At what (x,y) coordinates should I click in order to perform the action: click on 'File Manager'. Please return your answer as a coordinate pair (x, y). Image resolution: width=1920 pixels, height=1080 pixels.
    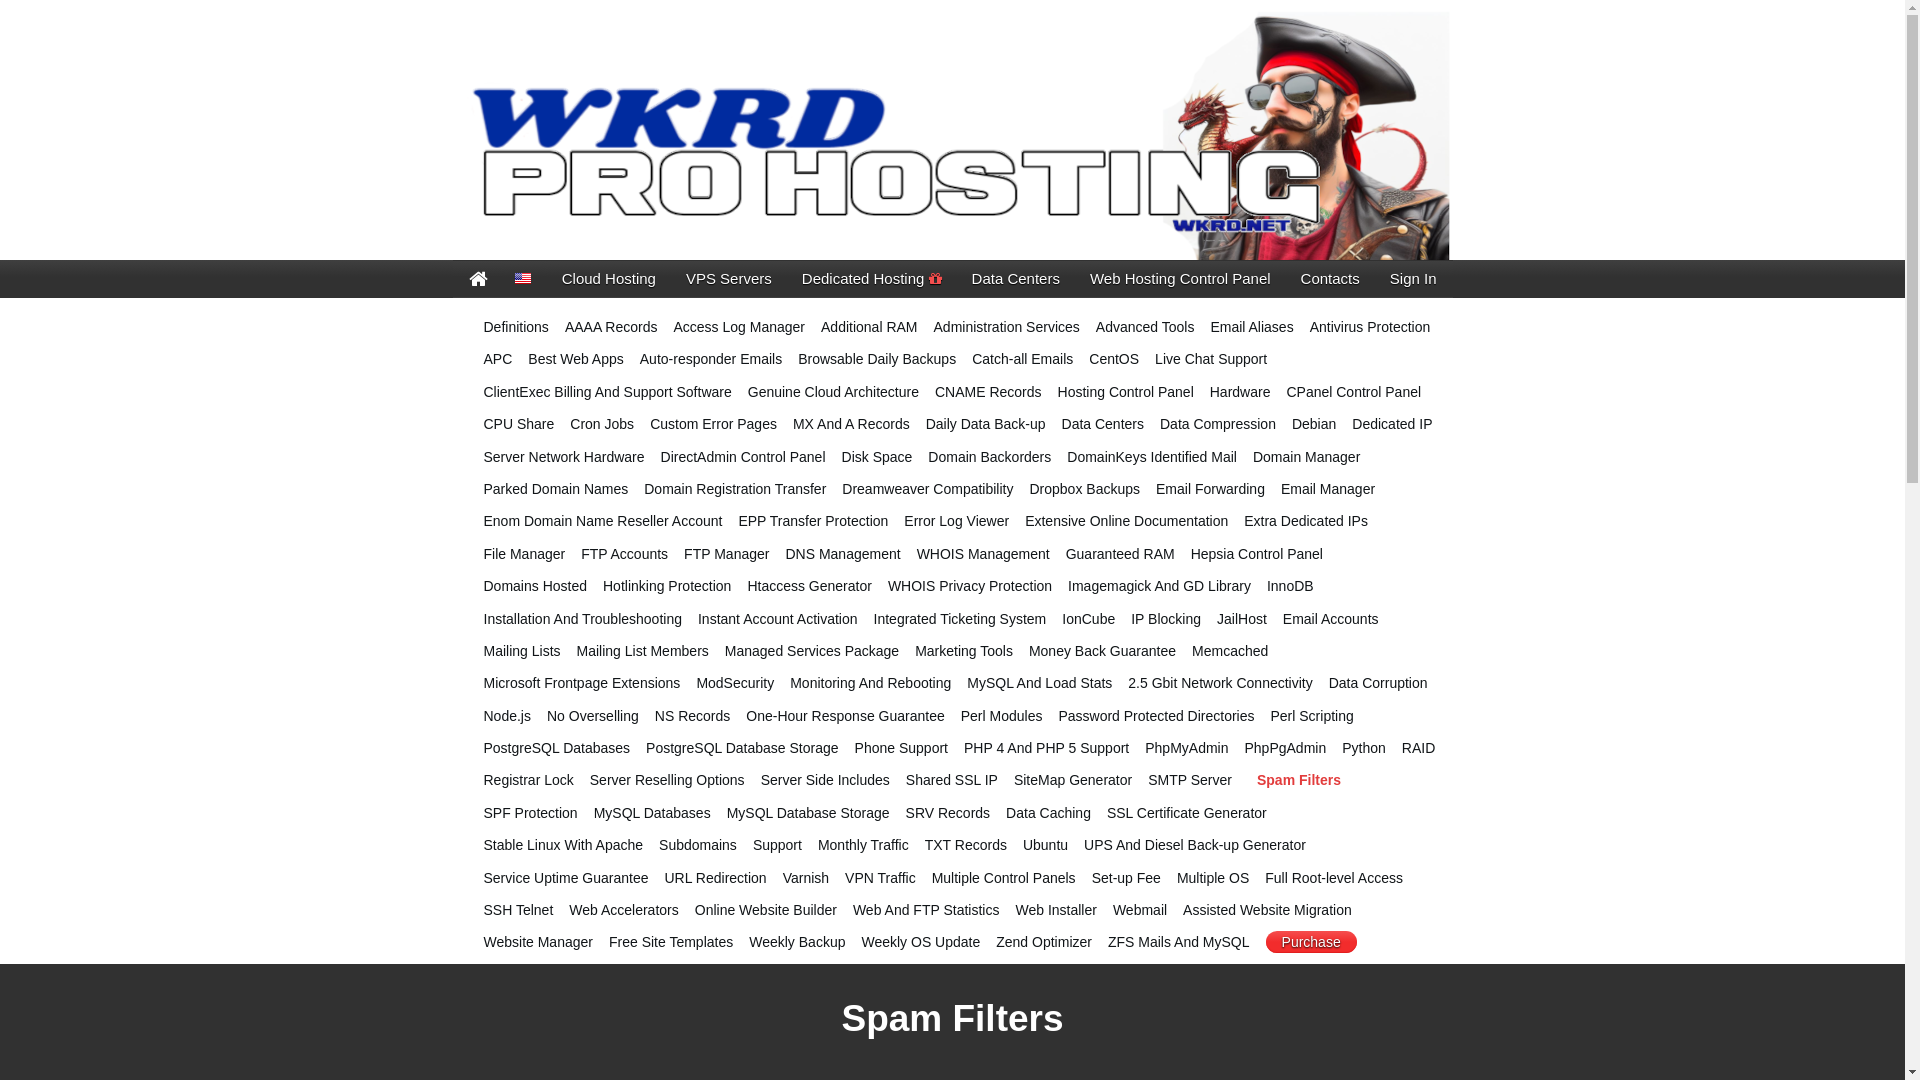
    Looking at the image, I should click on (484, 554).